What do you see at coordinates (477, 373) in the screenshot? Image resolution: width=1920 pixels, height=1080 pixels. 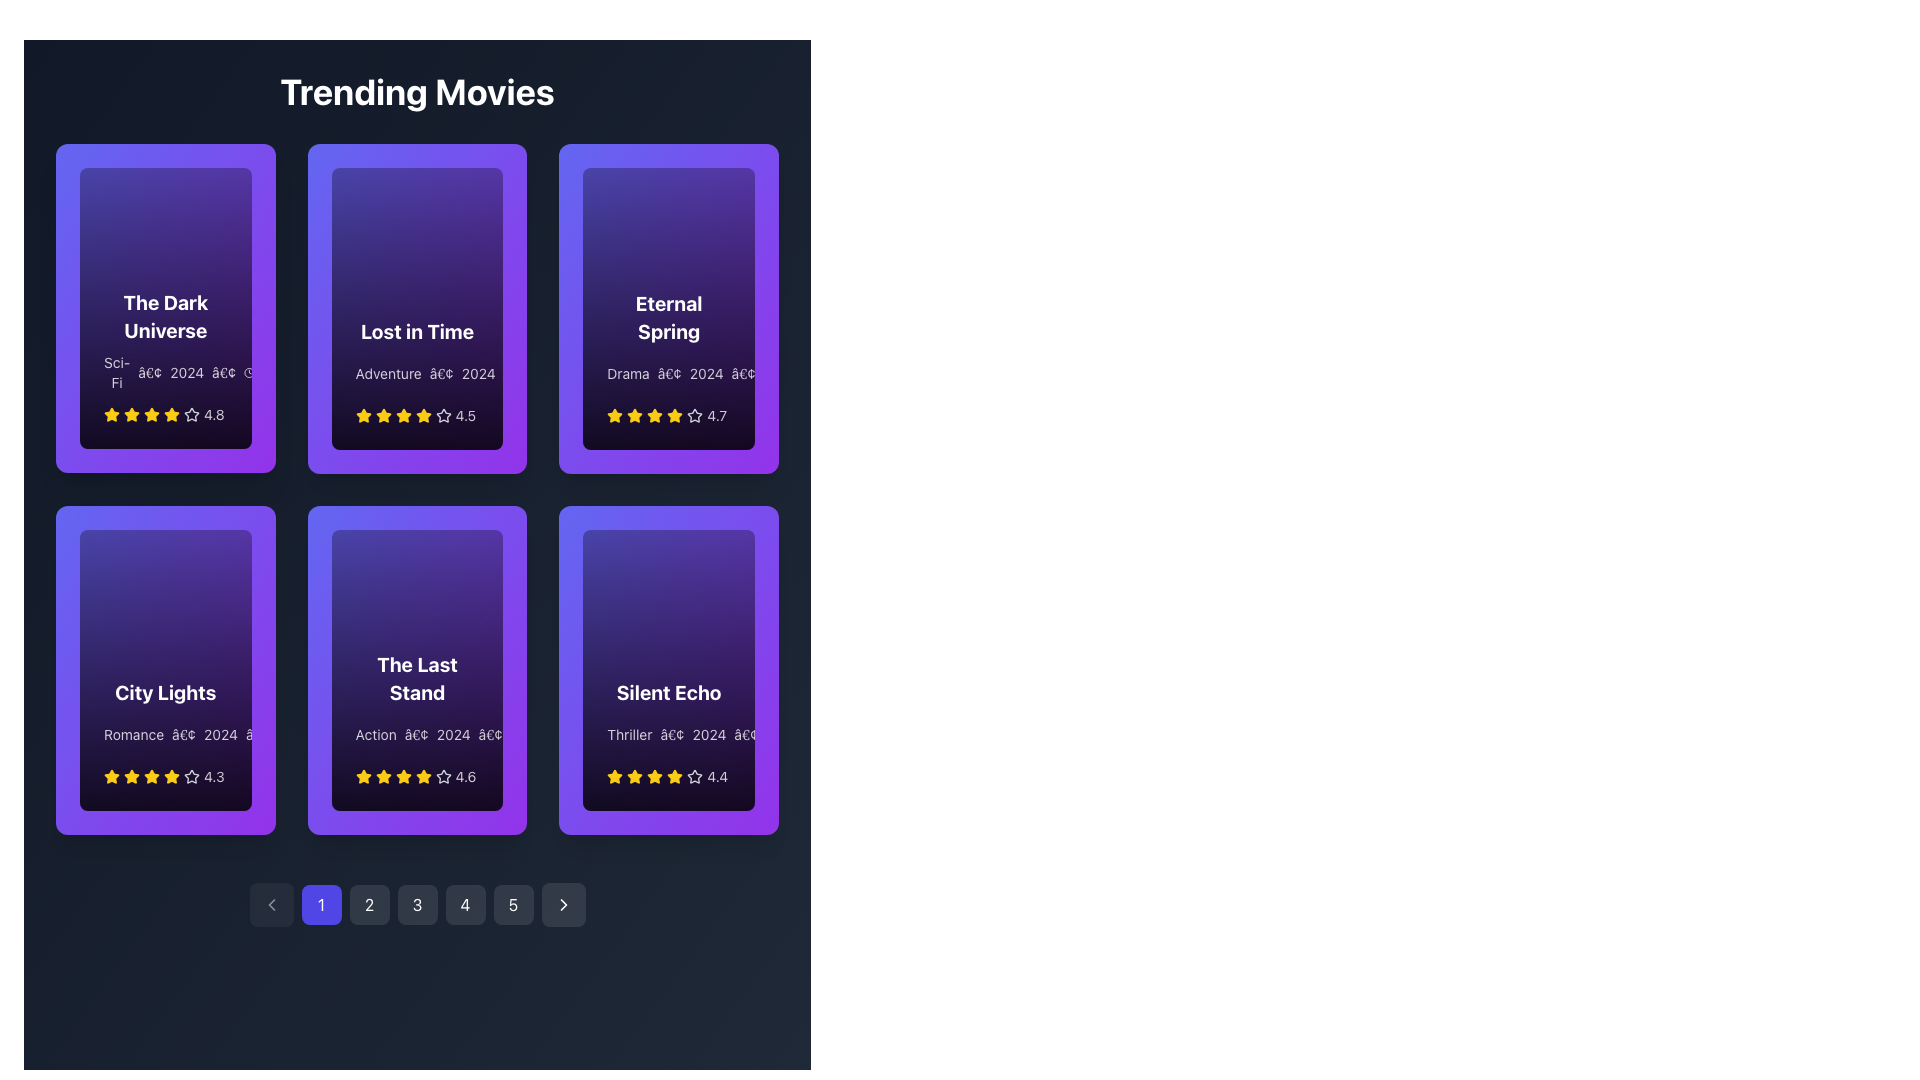 I see `the text label displaying '2024' in white sans-serif font on a dark purple background, located in the movie information card for 'Lost in Time'` at bounding box center [477, 373].